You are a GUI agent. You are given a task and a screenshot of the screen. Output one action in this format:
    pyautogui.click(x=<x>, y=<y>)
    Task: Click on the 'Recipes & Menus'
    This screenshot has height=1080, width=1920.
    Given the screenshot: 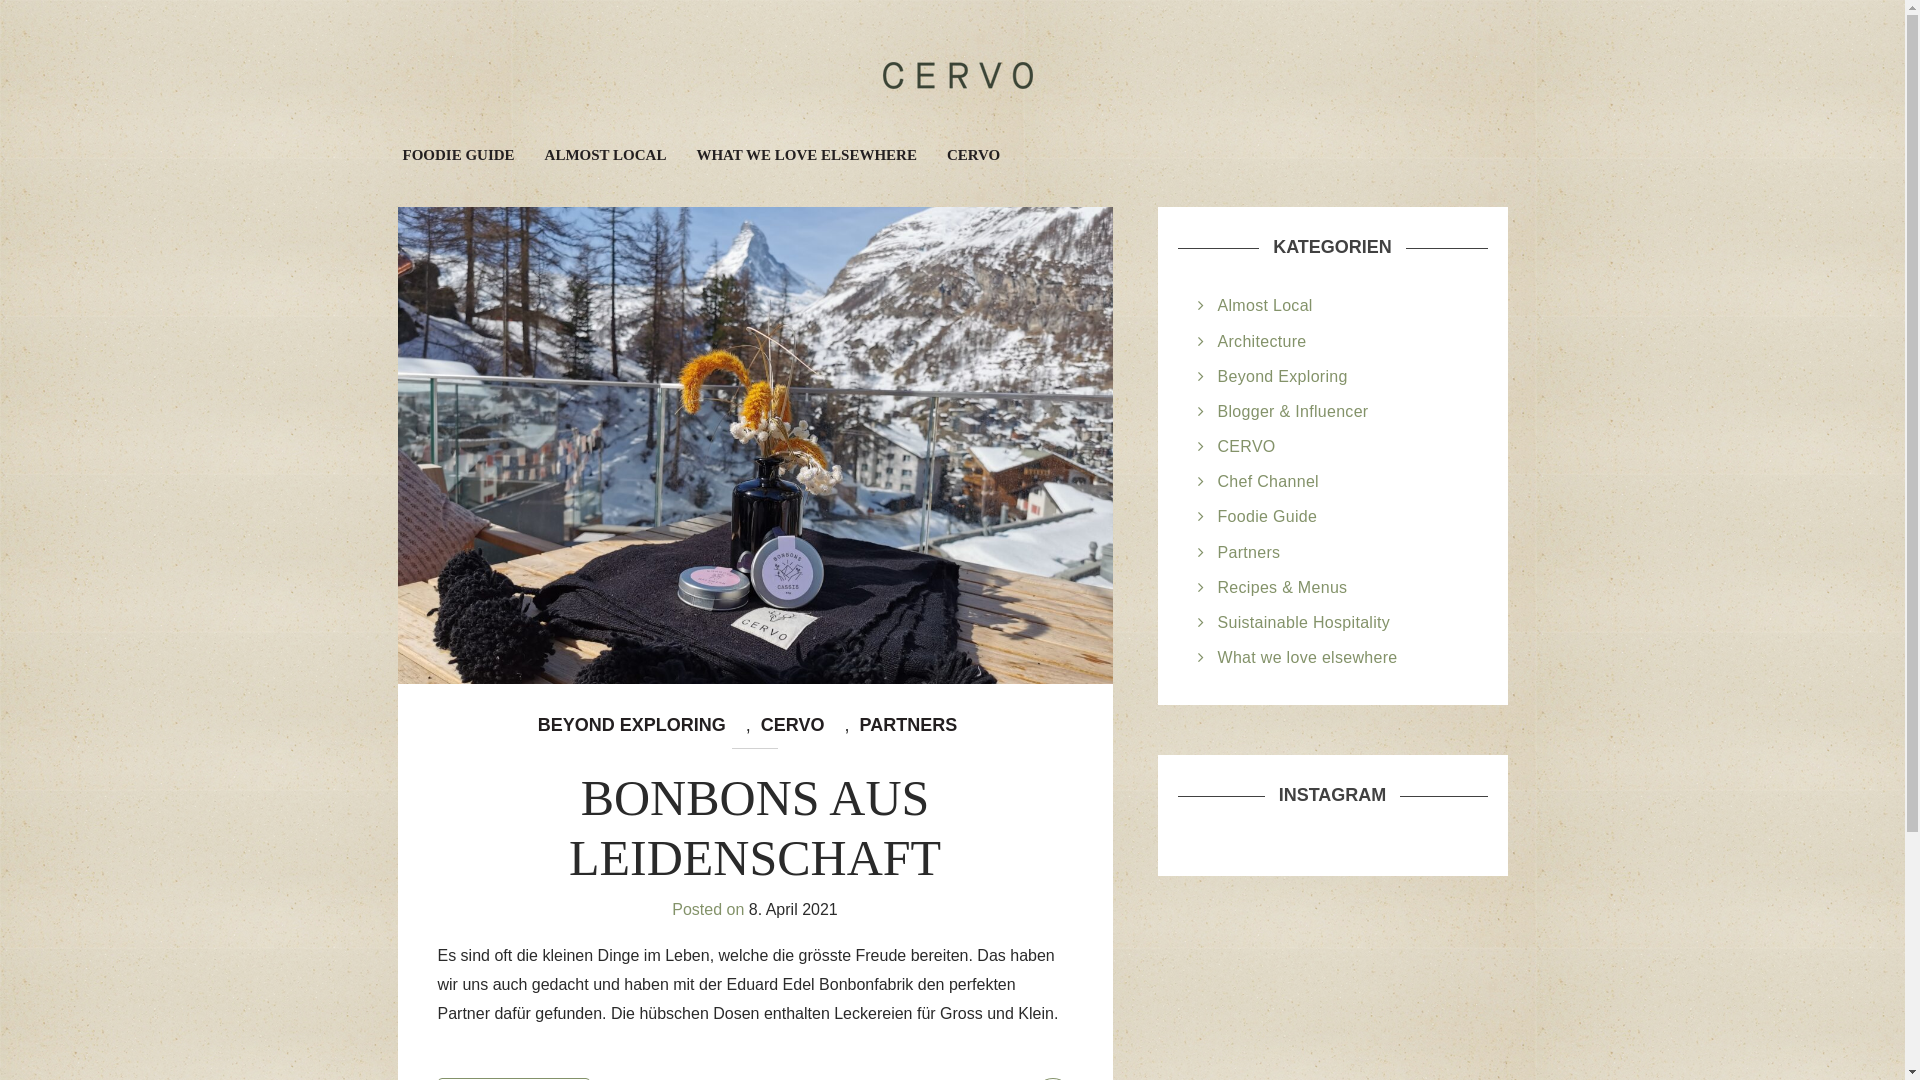 What is the action you would take?
    pyautogui.click(x=1282, y=586)
    